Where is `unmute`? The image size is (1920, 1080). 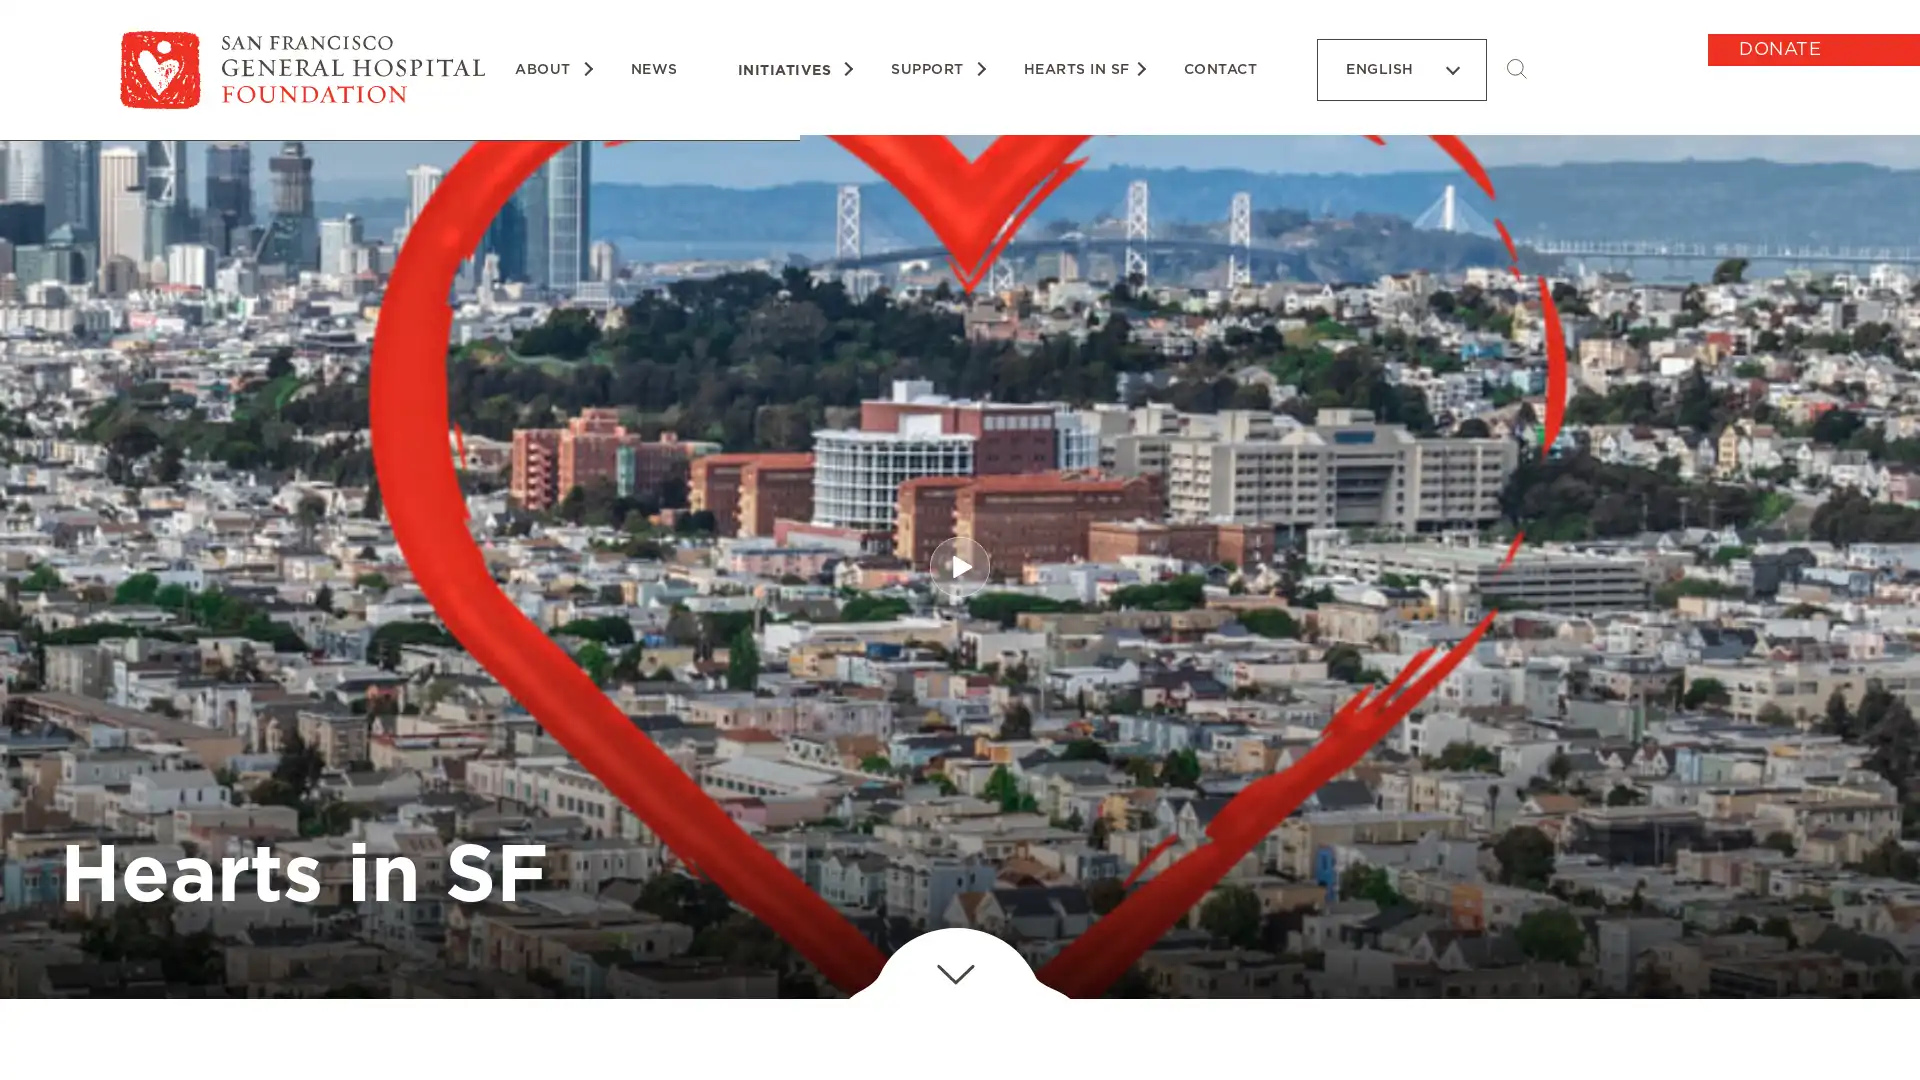 unmute is located at coordinates (1742, 942).